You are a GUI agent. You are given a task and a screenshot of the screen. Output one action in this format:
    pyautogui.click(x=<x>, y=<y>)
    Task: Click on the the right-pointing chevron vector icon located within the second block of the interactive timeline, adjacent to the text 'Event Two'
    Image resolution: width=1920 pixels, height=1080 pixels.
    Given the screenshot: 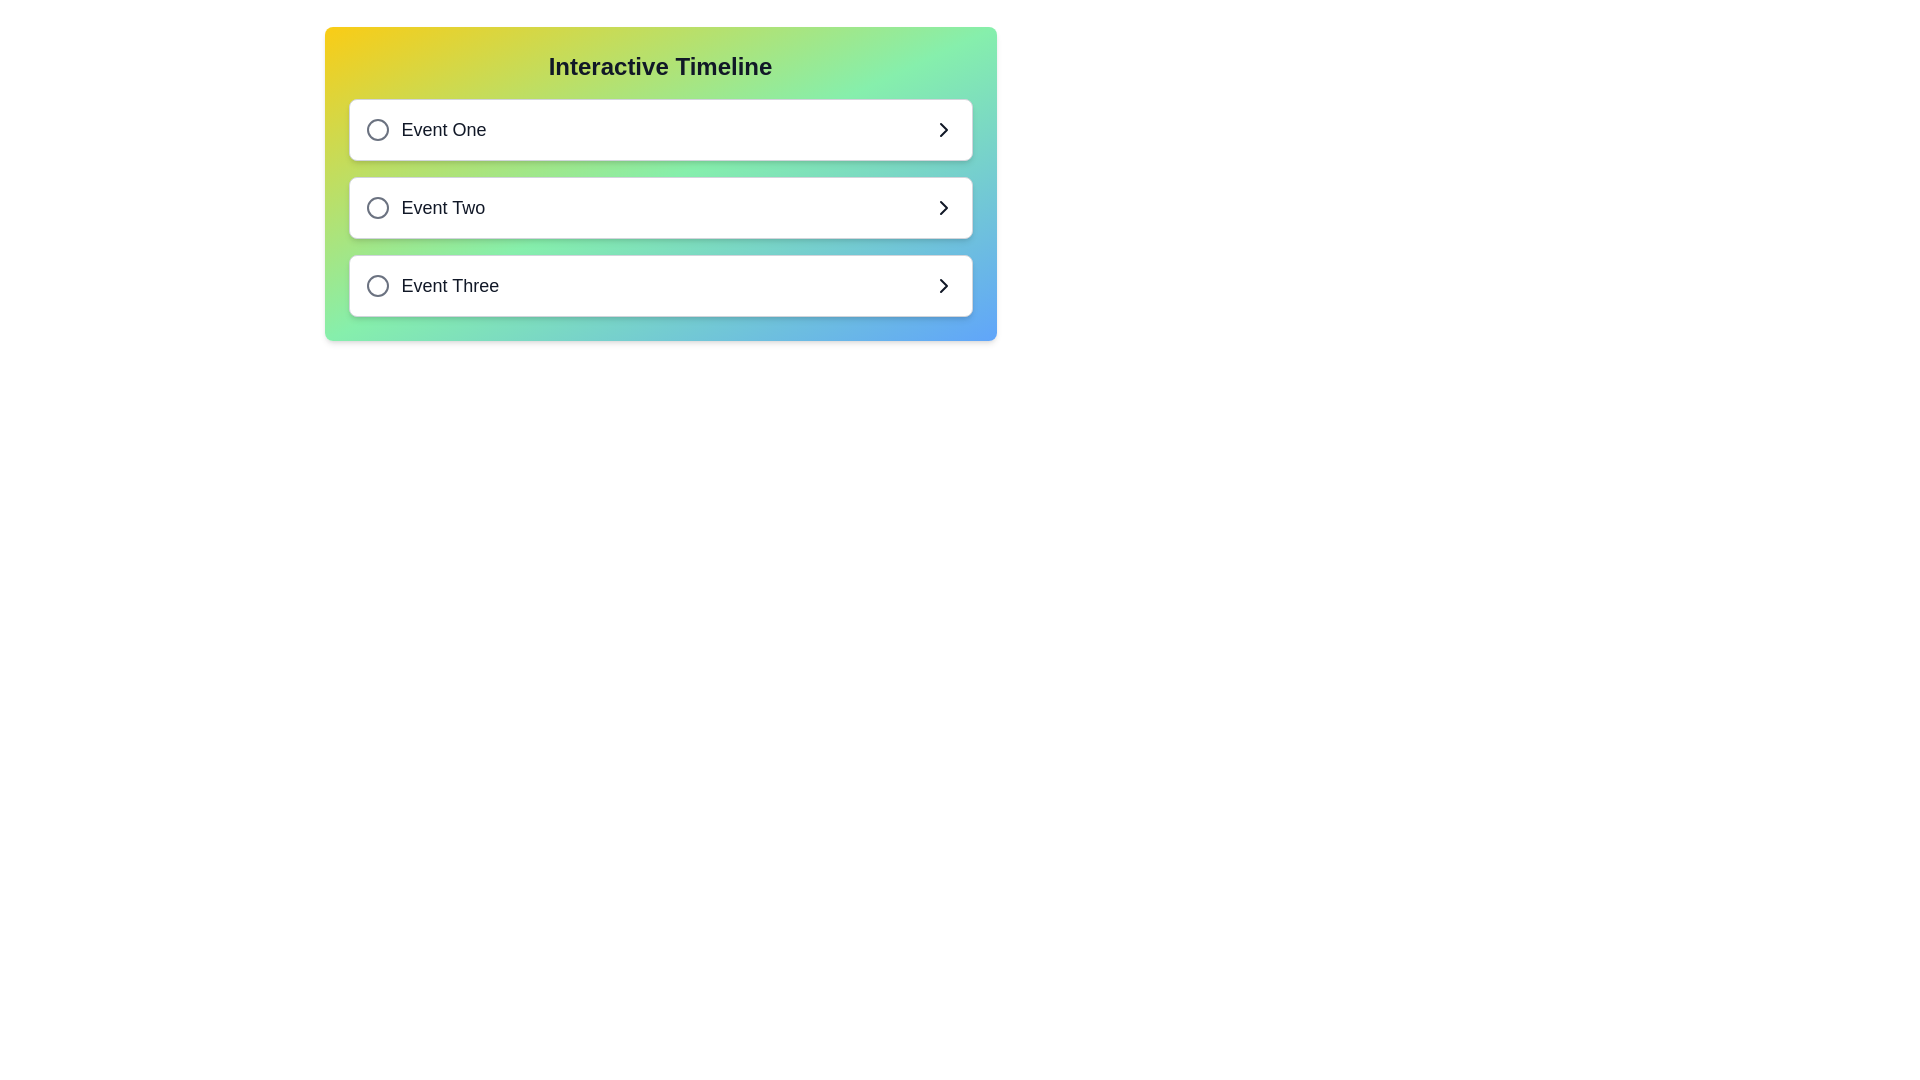 What is the action you would take?
    pyautogui.click(x=942, y=208)
    